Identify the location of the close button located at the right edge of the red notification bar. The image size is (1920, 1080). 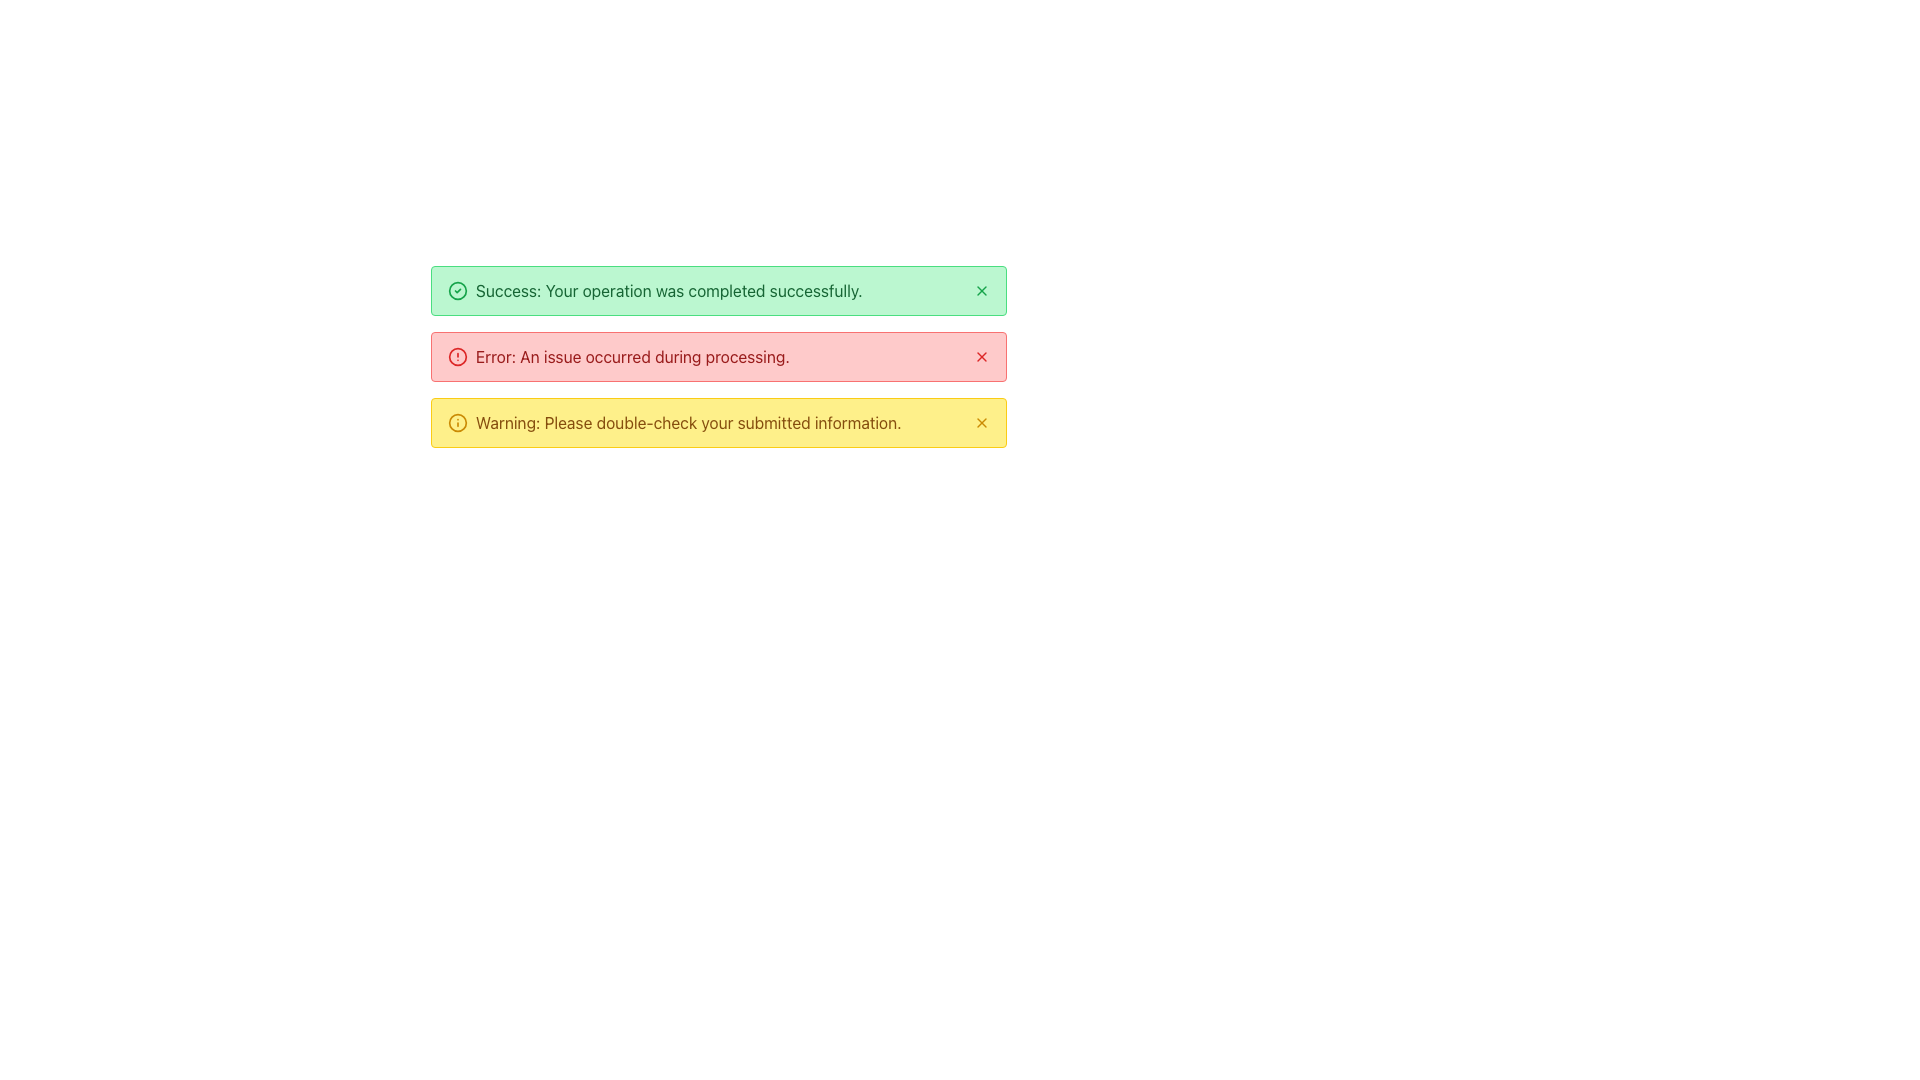
(982, 356).